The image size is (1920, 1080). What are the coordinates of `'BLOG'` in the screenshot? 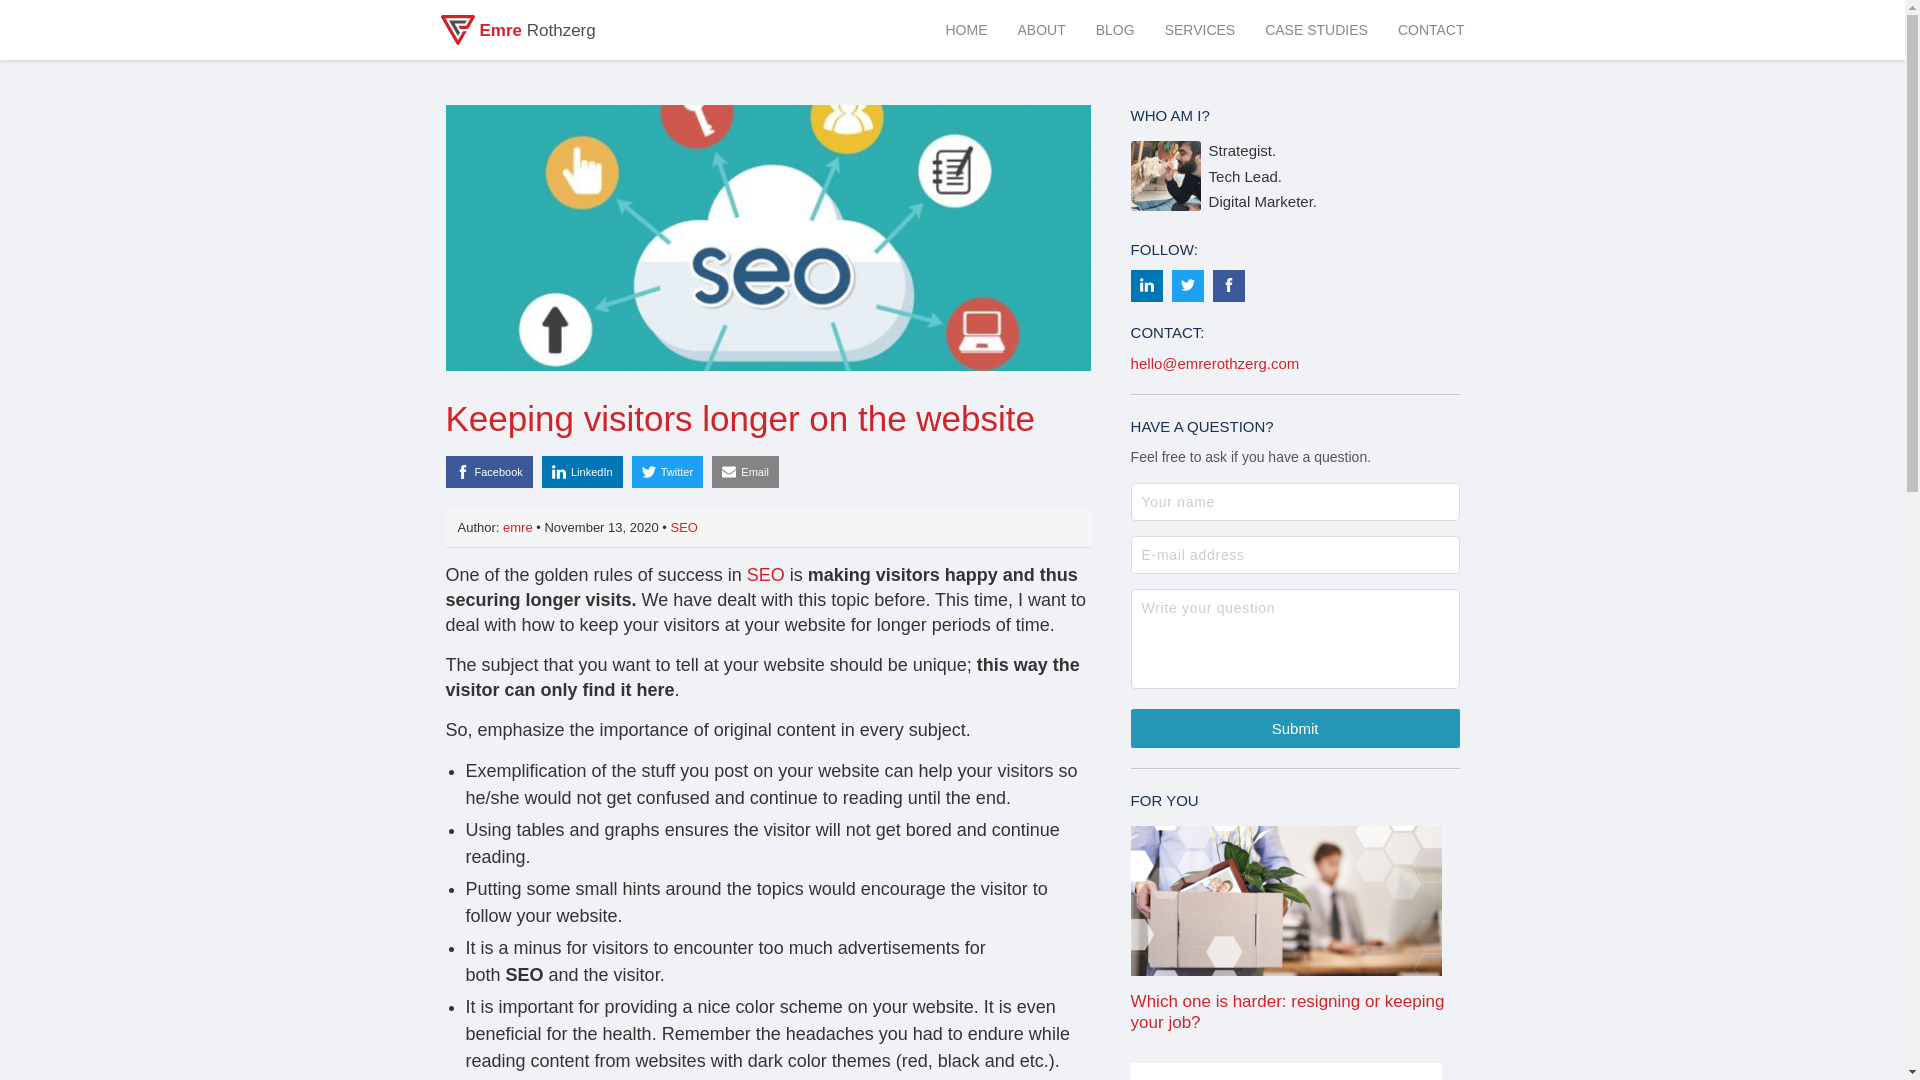 It's located at (1114, 30).